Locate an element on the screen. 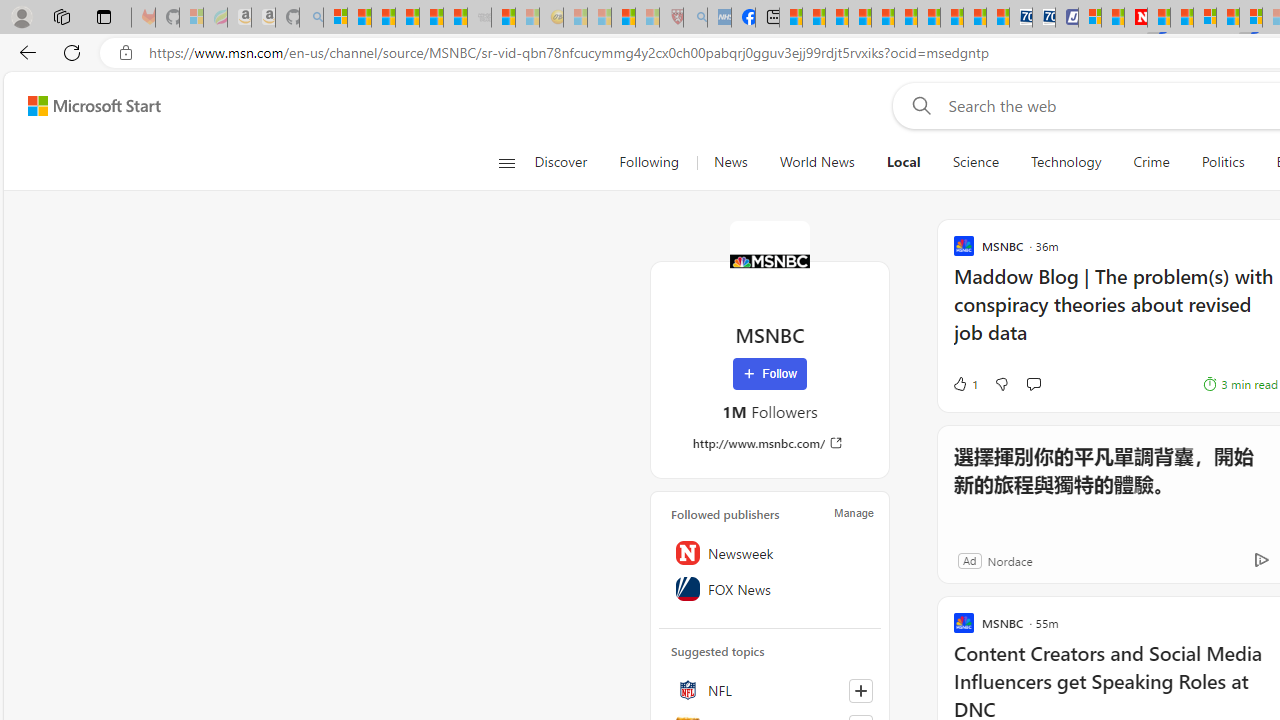 Image resolution: width=1280 pixels, height=720 pixels. 'Manage' is located at coordinates (854, 512).